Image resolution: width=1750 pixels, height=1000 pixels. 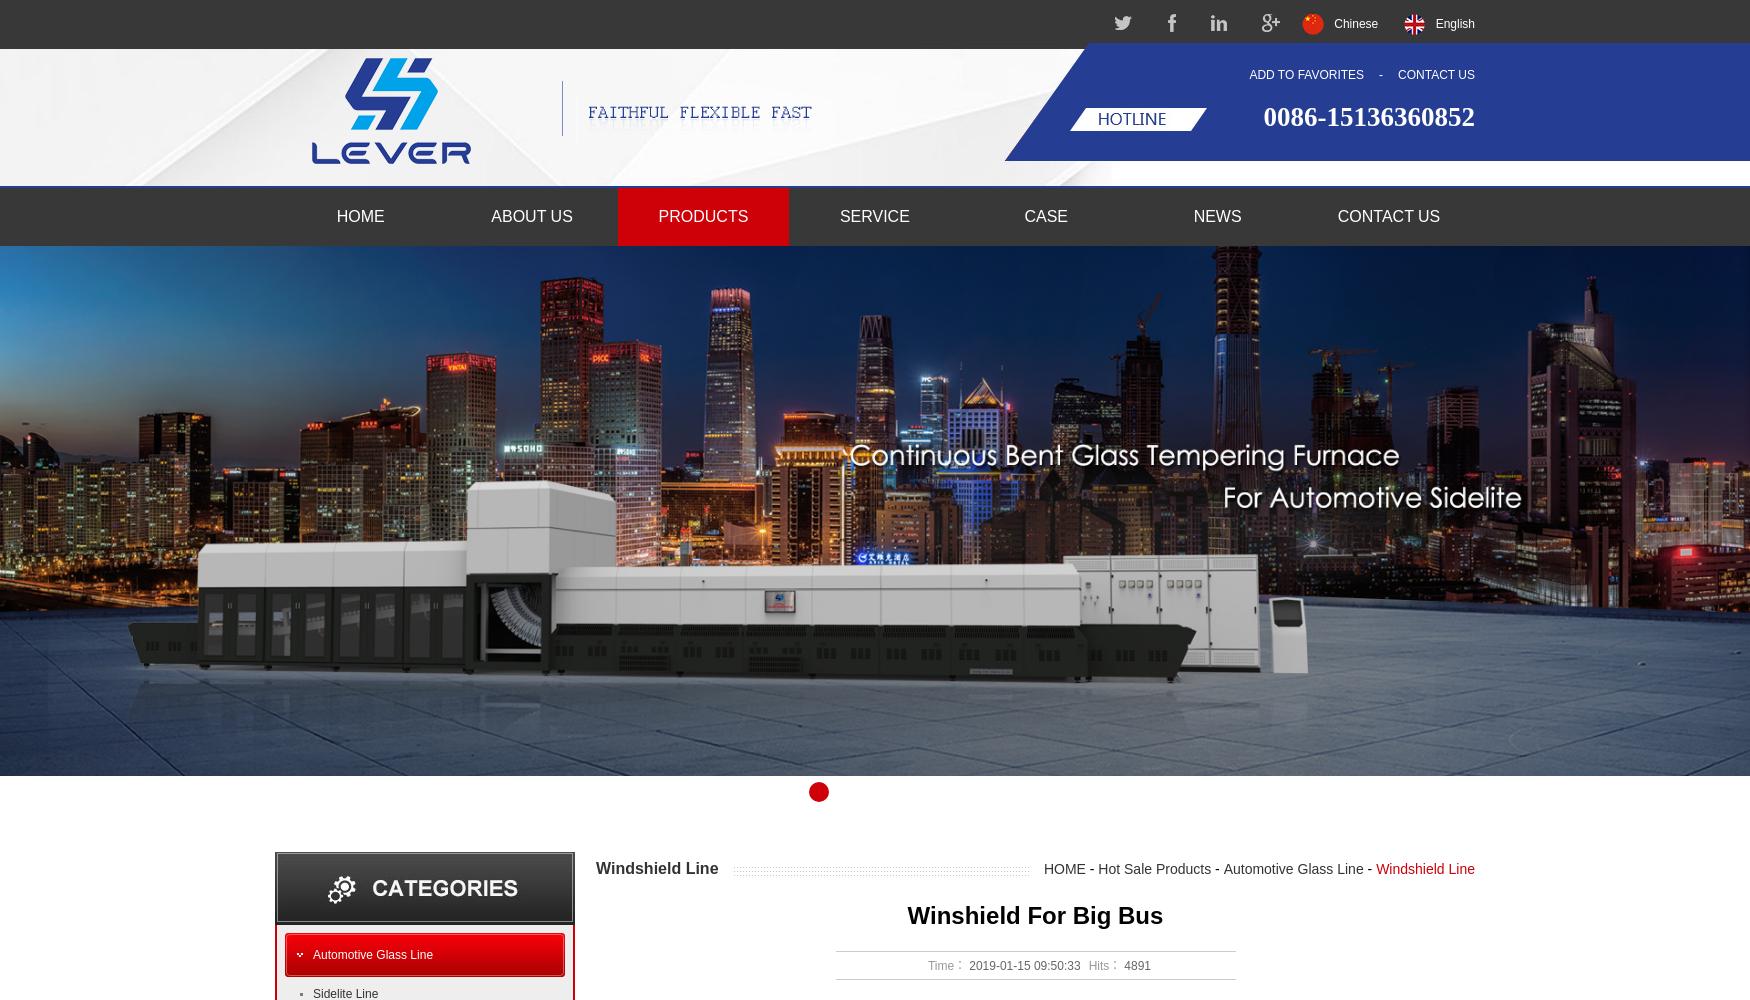 What do you see at coordinates (702, 215) in the screenshot?
I see `'PRODUCTS'` at bounding box center [702, 215].